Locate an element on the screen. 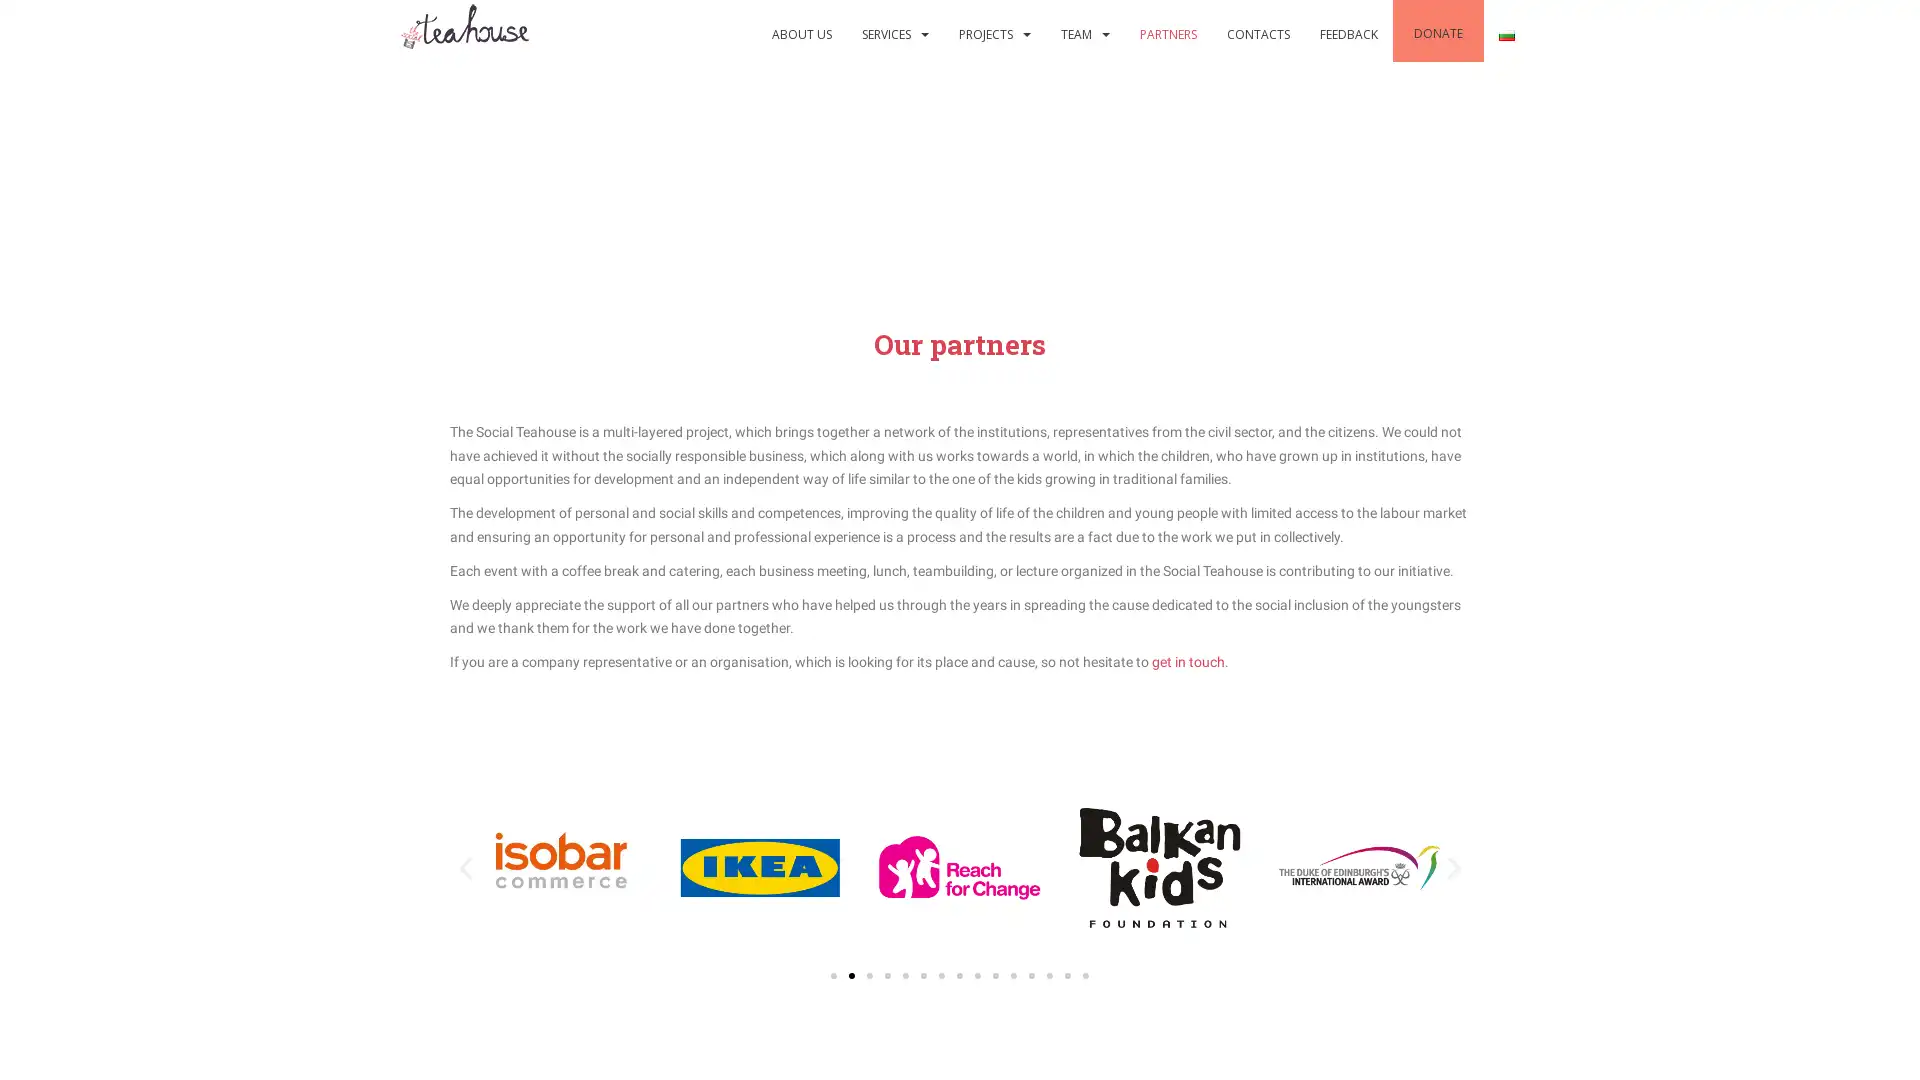  Go to slide 6 is located at coordinates (922, 974).